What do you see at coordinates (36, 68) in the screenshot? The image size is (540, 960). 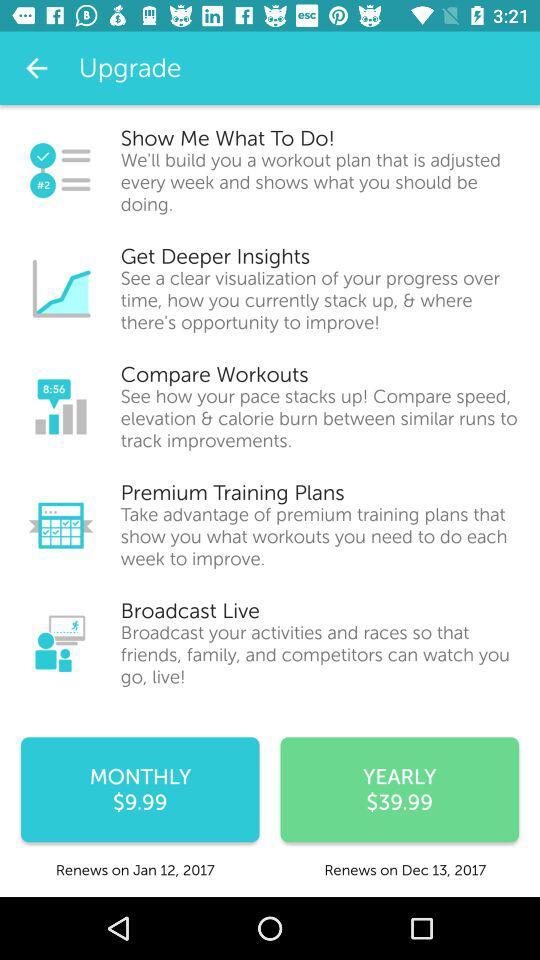 I see `the app to the left of the upgrade` at bounding box center [36, 68].